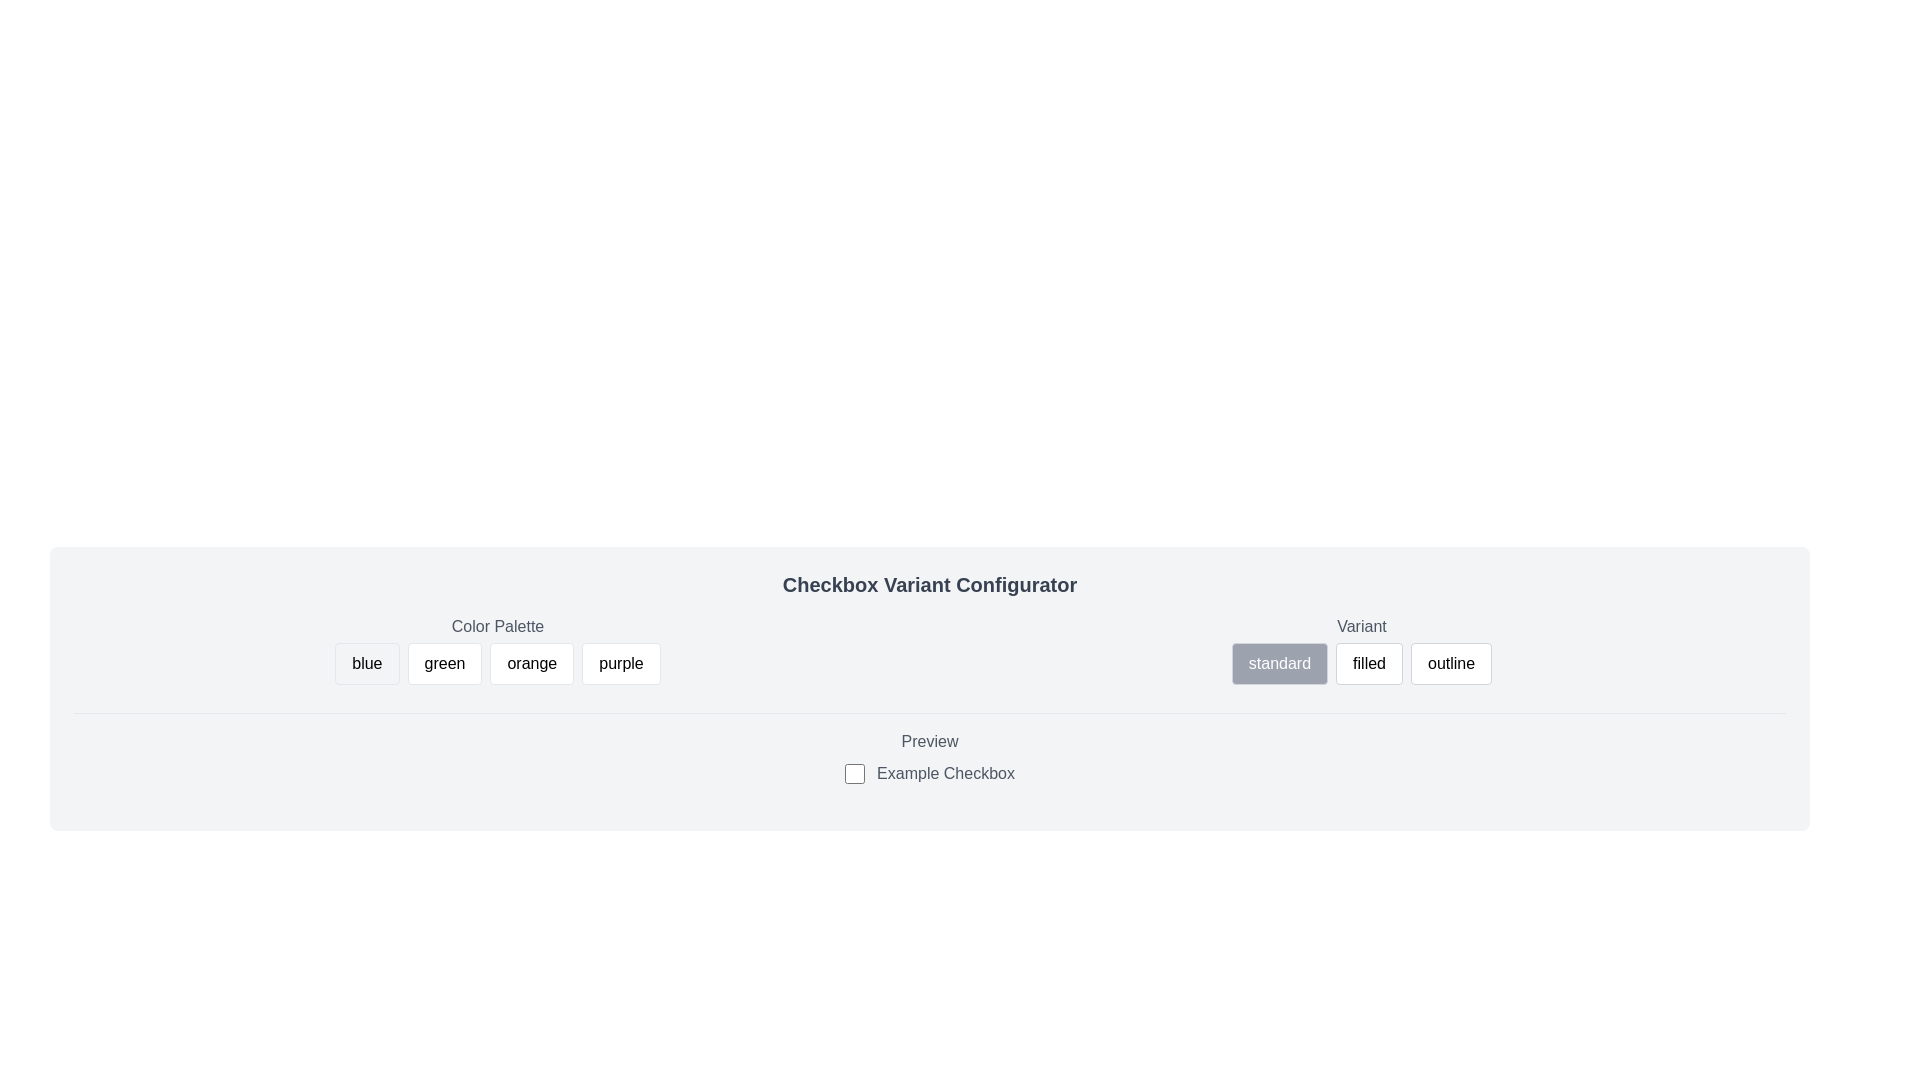 The width and height of the screenshot is (1920, 1080). I want to click on the orange color selection button located below the 'Color Palette' heading, so click(532, 663).